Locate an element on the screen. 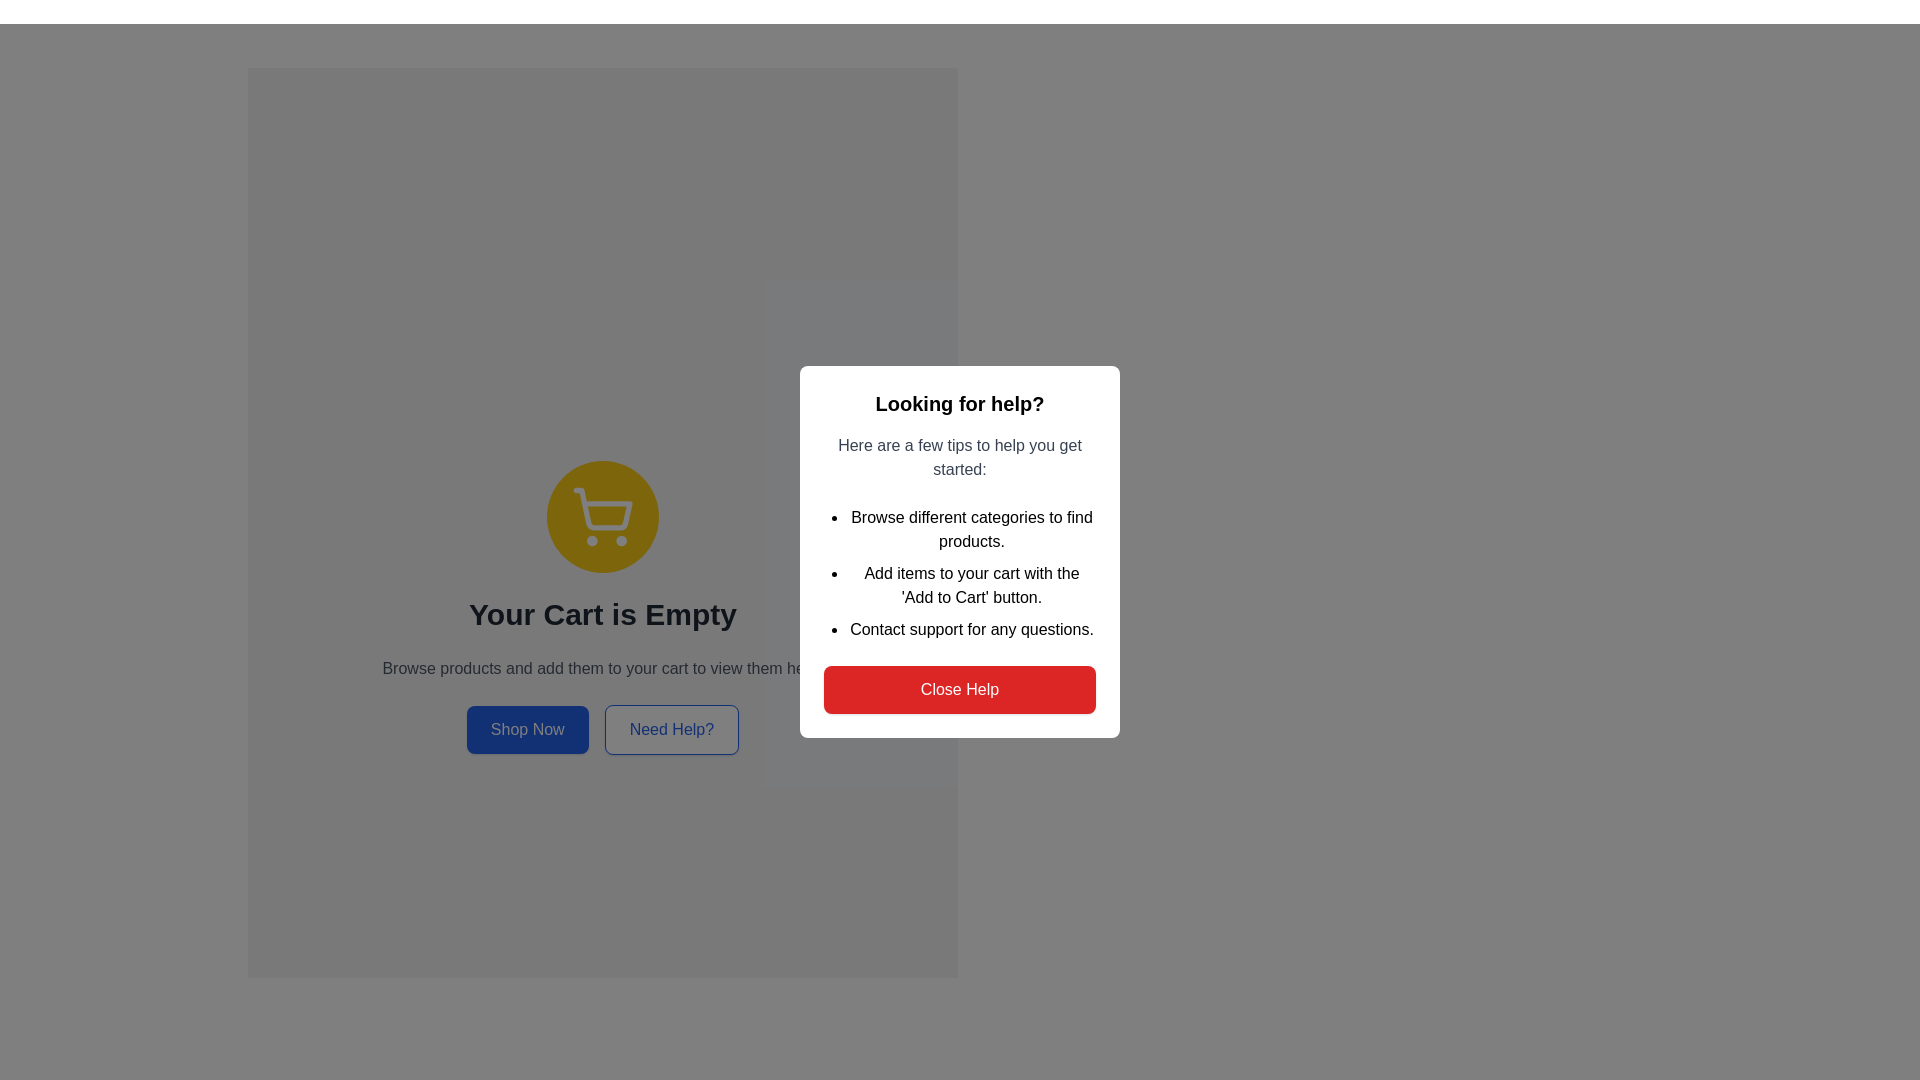 This screenshot has height=1080, width=1920. the 'Shop Now' button, which is a rectangular button with rounded edges and a blue background featuring white text, positioned below the cart icon and to the left of the 'Need Help?' button is located at coordinates (527, 729).